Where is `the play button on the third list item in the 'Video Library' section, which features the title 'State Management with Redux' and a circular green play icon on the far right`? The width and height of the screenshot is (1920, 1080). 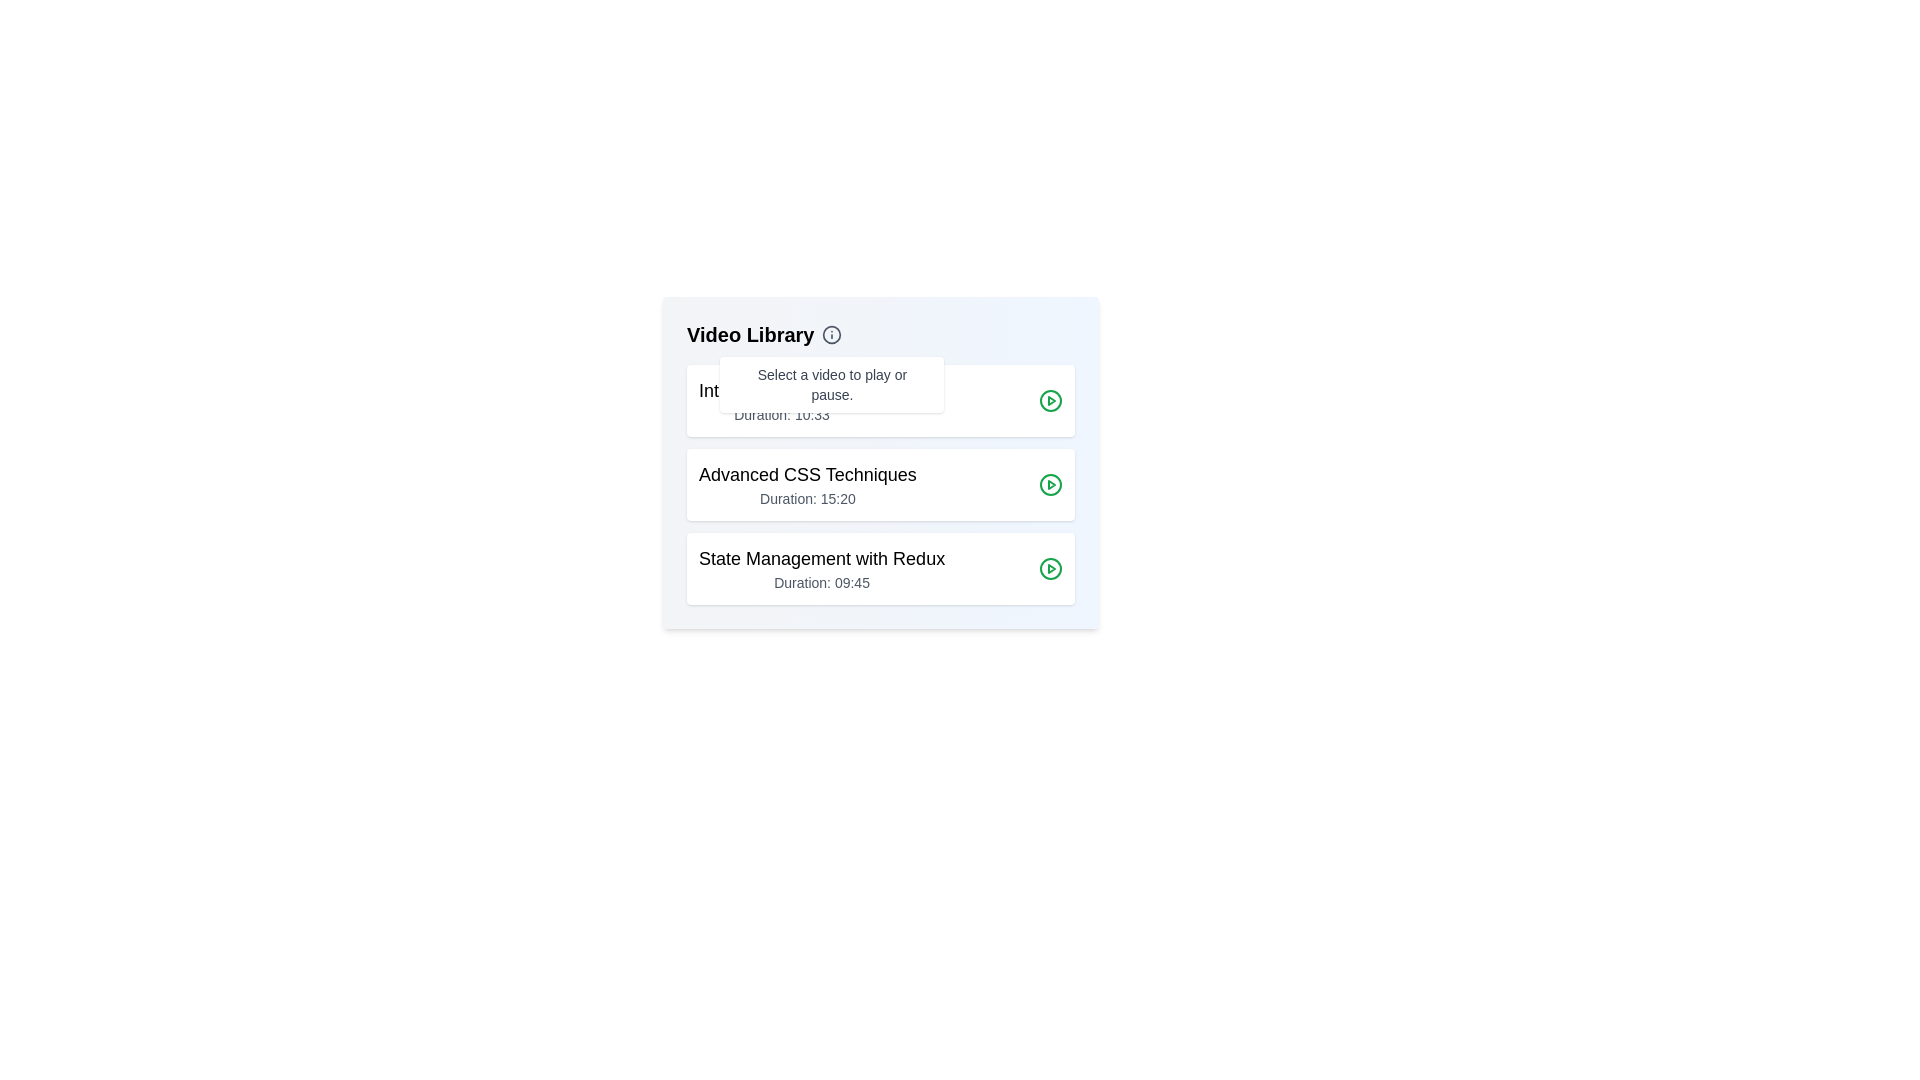
the play button on the third list item in the 'Video Library' section, which features the title 'State Management with Redux' and a circular green play icon on the far right is located at coordinates (880, 569).